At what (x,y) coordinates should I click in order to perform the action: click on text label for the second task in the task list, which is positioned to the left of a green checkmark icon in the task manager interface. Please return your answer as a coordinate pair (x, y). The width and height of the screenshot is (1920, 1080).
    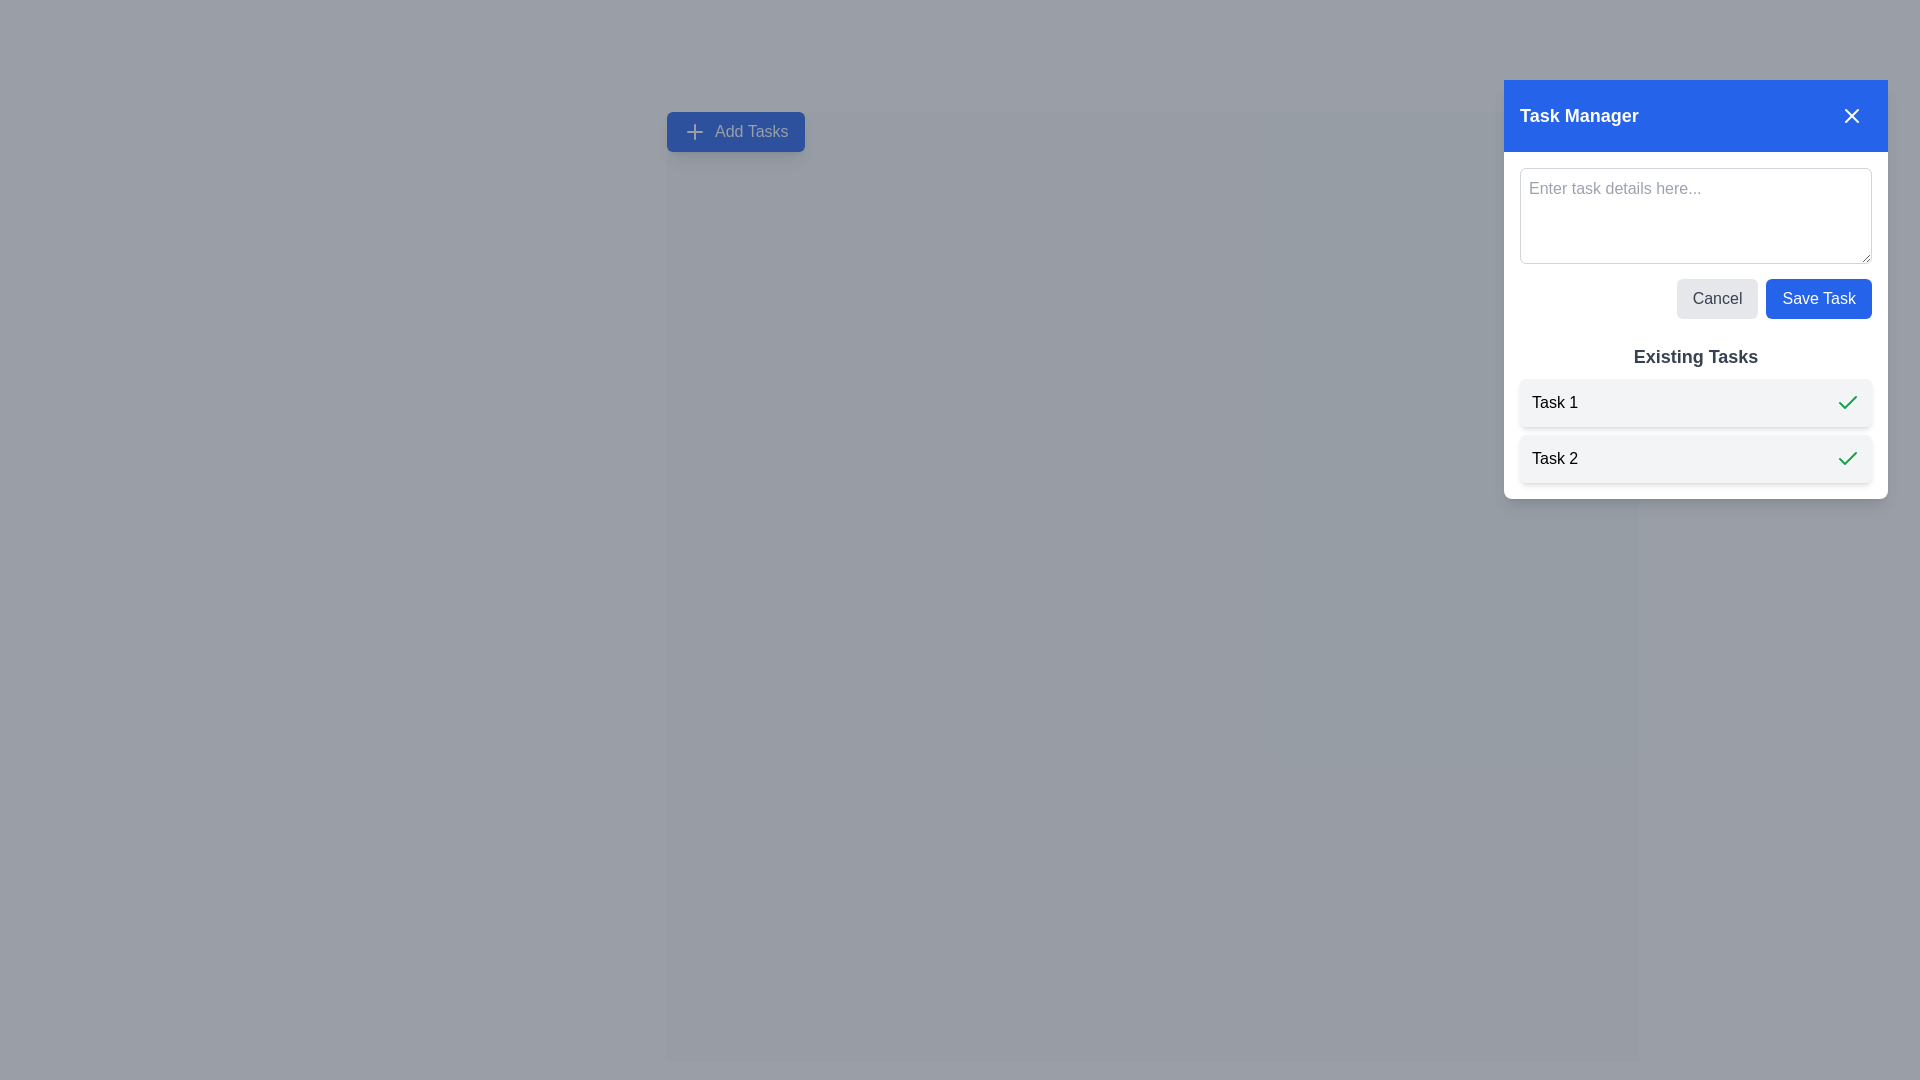
    Looking at the image, I should click on (1554, 459).